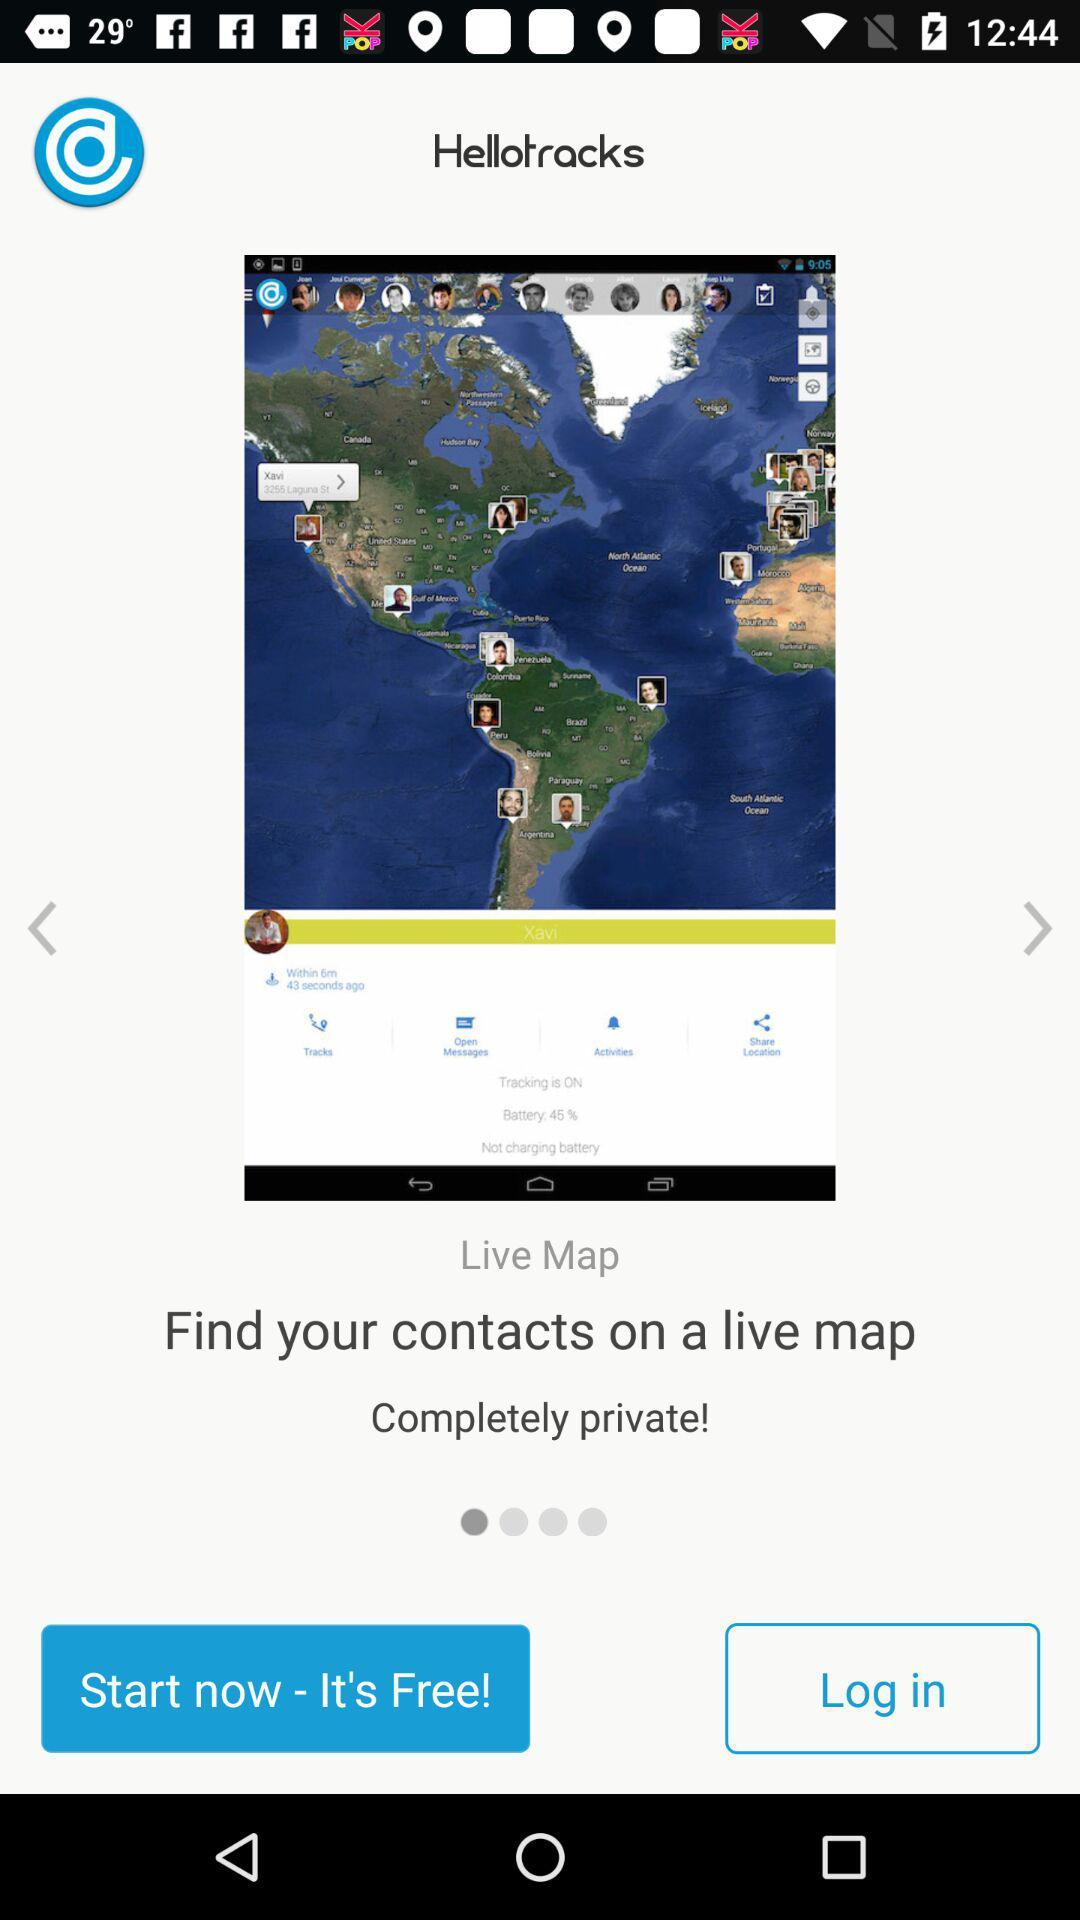 This screenshot has height=1920, width=1080. Describe the element at coordinates (285, 1687) in the screenshot. I see `icon next to the log in item` at that location.